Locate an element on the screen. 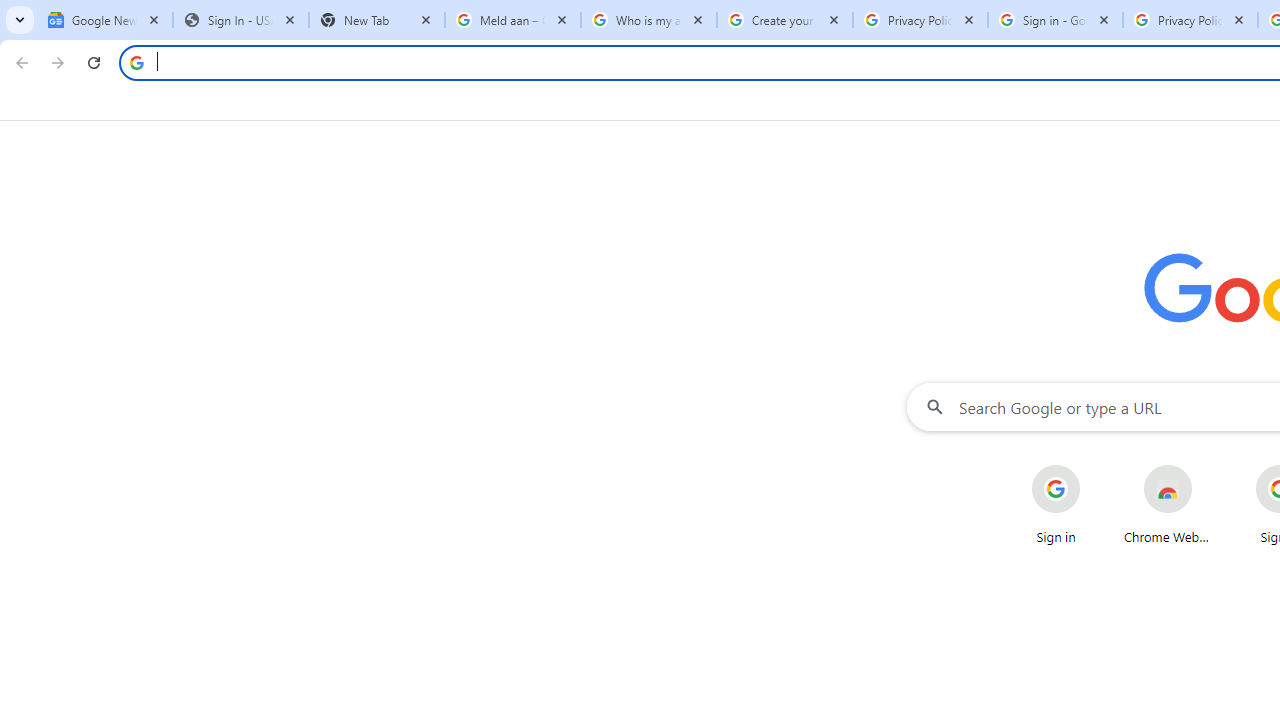 This screenshot has width=1280, height=720. 'Google News' is located at coordinates (103, 20).